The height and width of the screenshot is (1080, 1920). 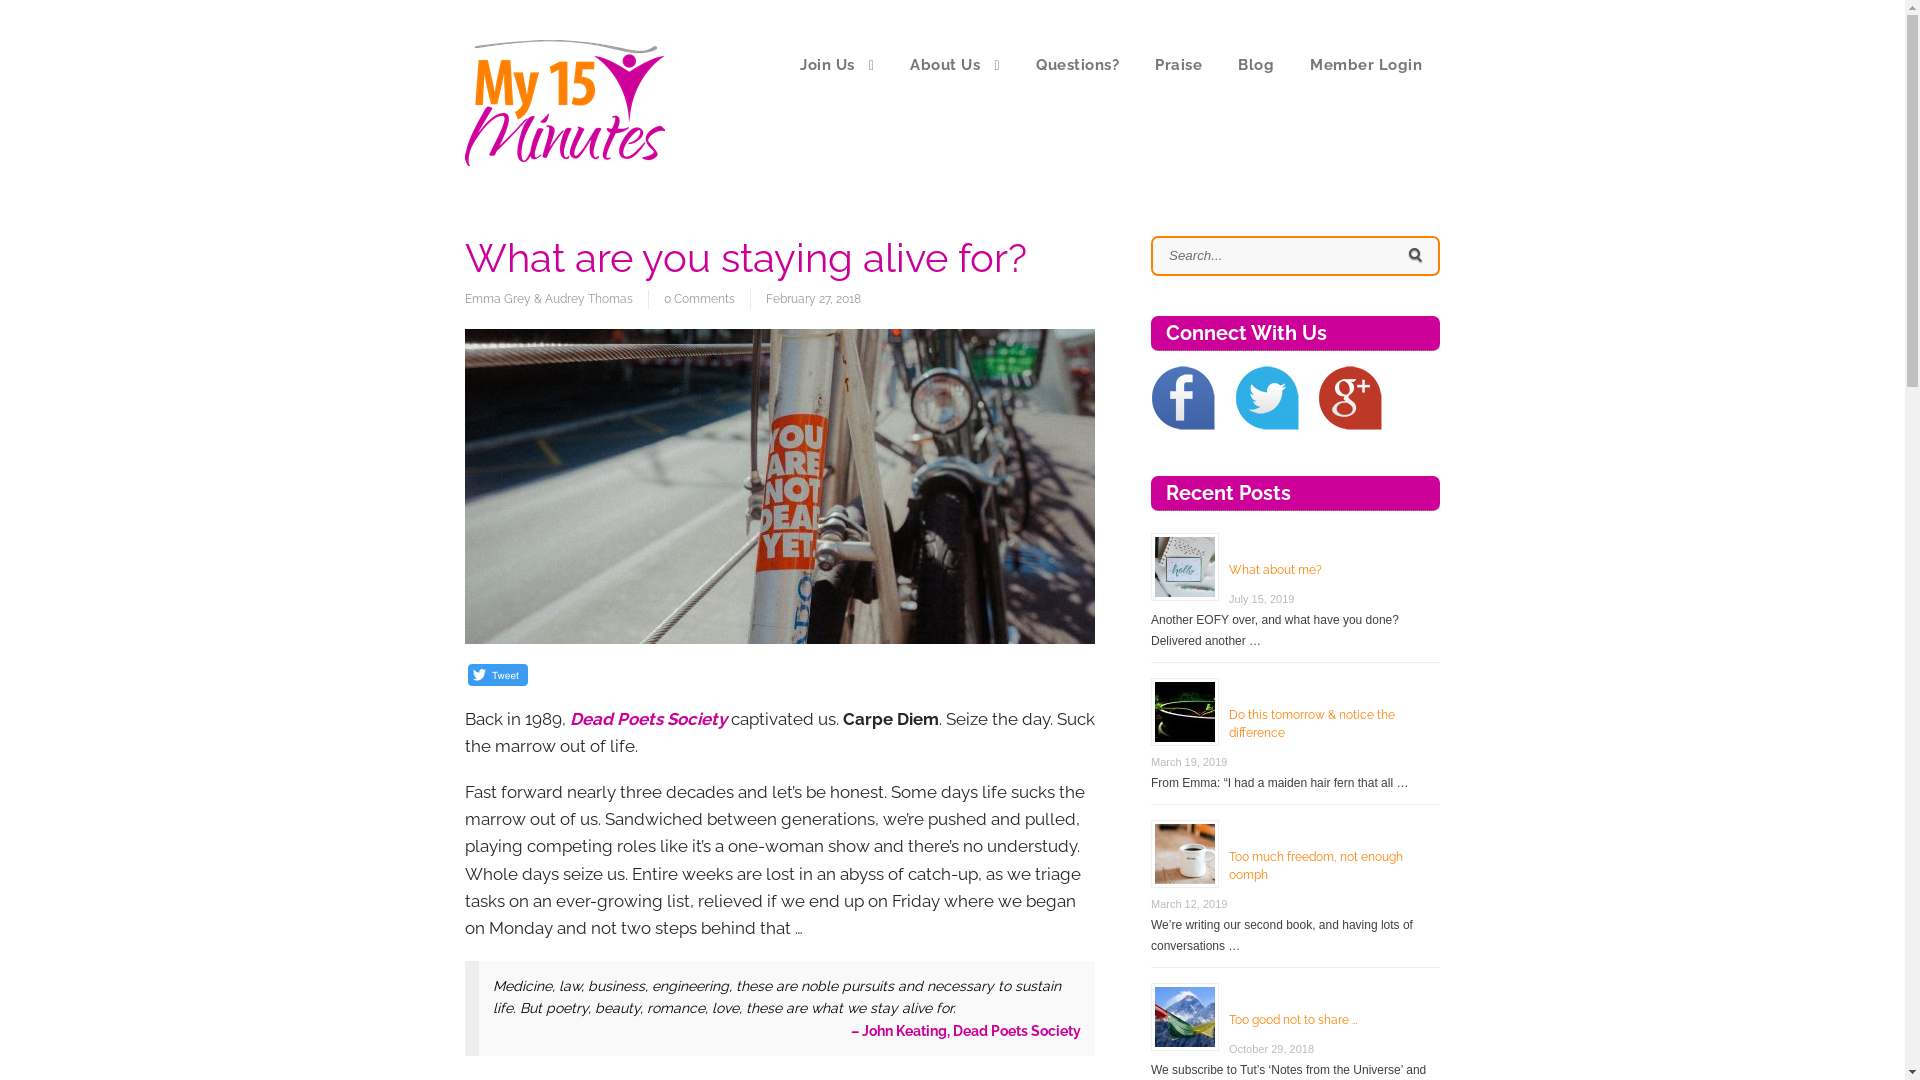 What do you see at coordinates (1218, 64) in the screenshot?
I see `'Blog'` at bounding box center [1218, 64].